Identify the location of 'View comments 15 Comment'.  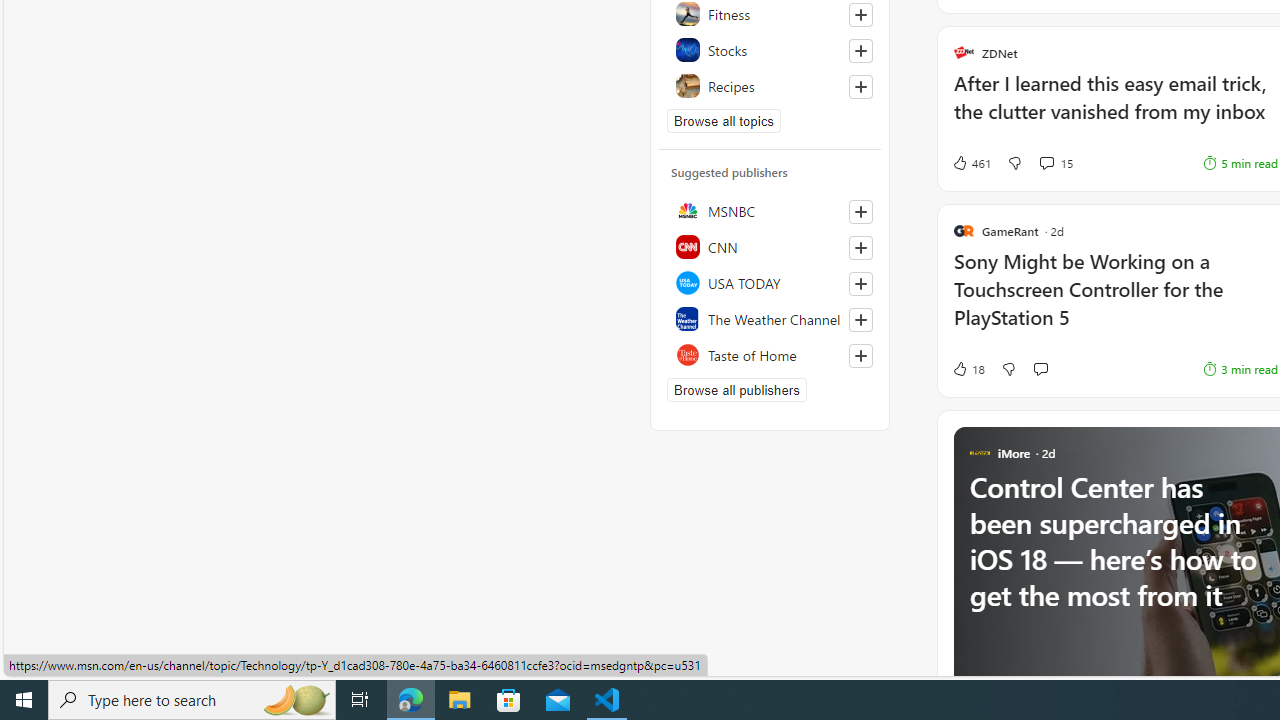
(1055, 162).